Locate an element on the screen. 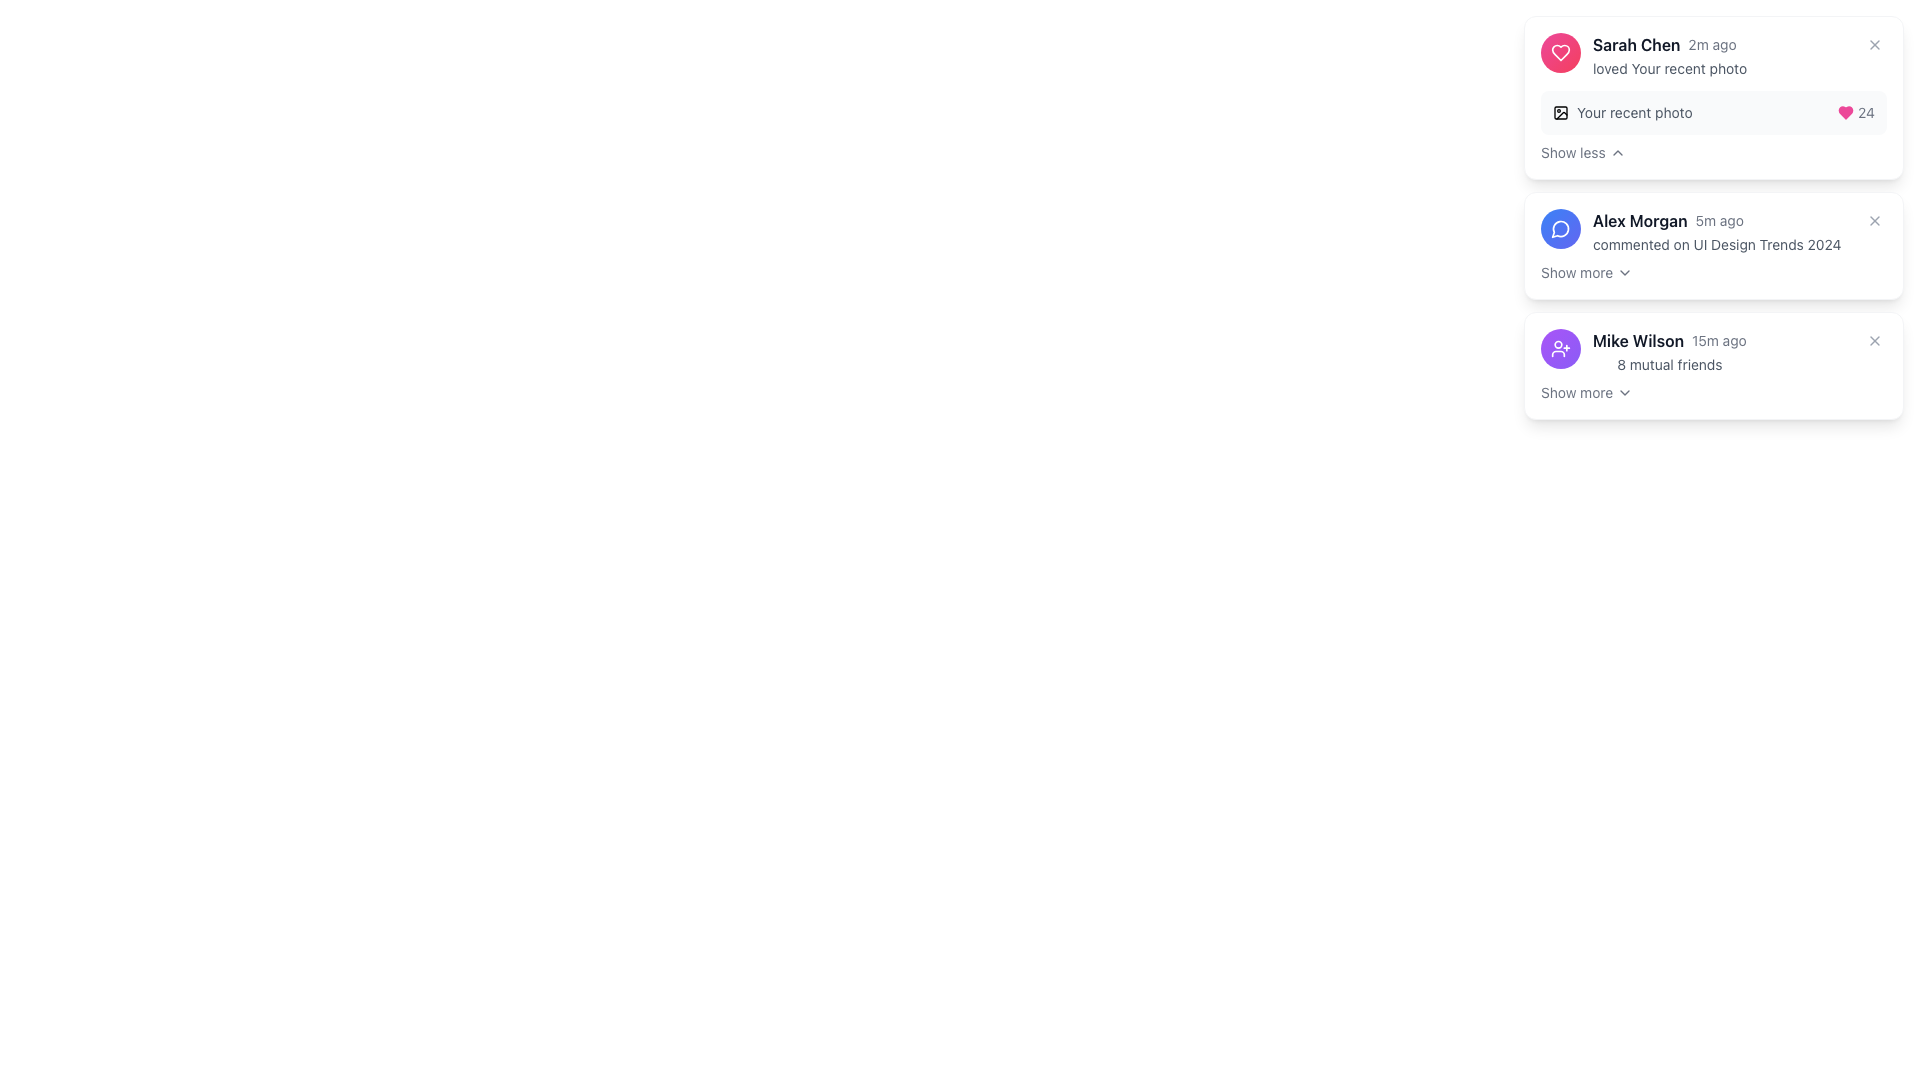 Image resolution: width=1920 pixels, height=1080 pixels. the circular icon with a pink gradient background featuring a white heart outline, located to the left of the text 'Sarah Chen 2m ago' in the notification panel is located at coordinates (1559, 52).